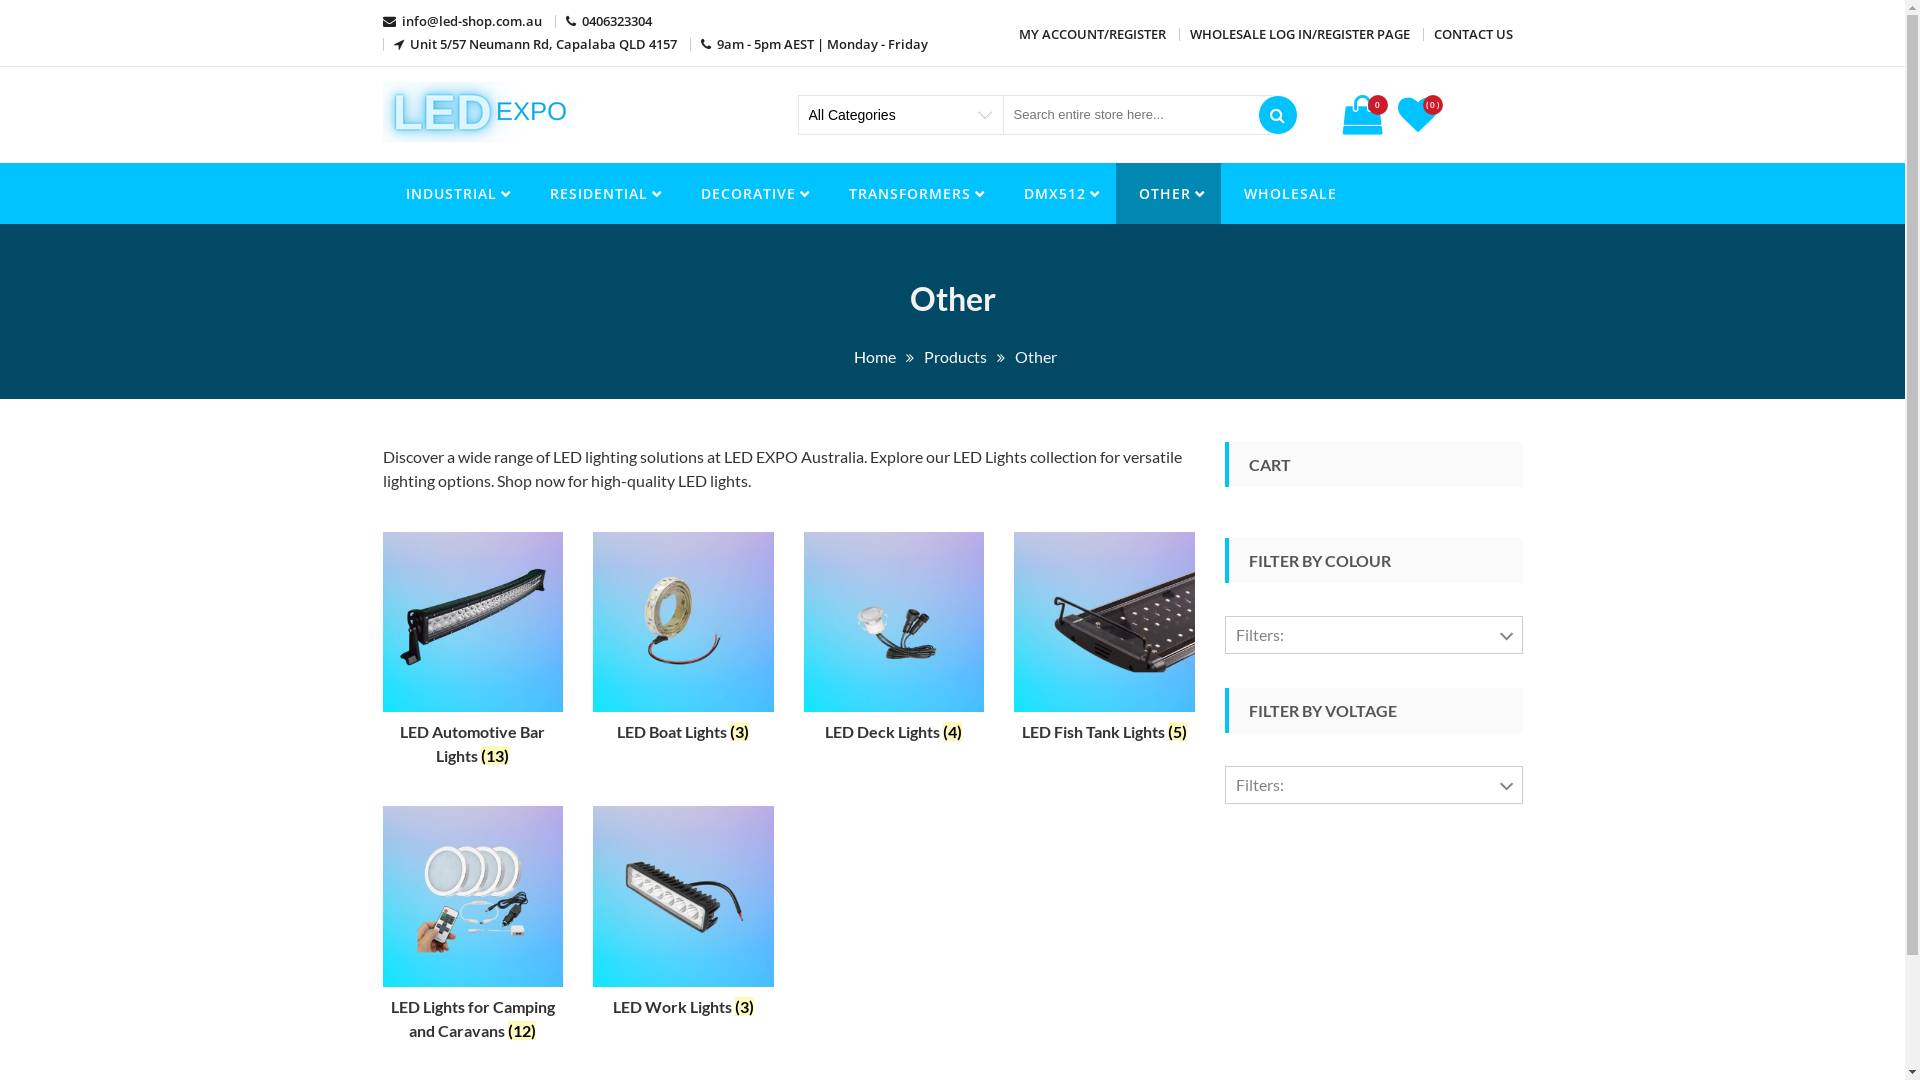 This screenshot has width=1920, height=1080. Describe the element at coordinates (1372, 784) in the screenshot. I see `'Filters:'` at that location.